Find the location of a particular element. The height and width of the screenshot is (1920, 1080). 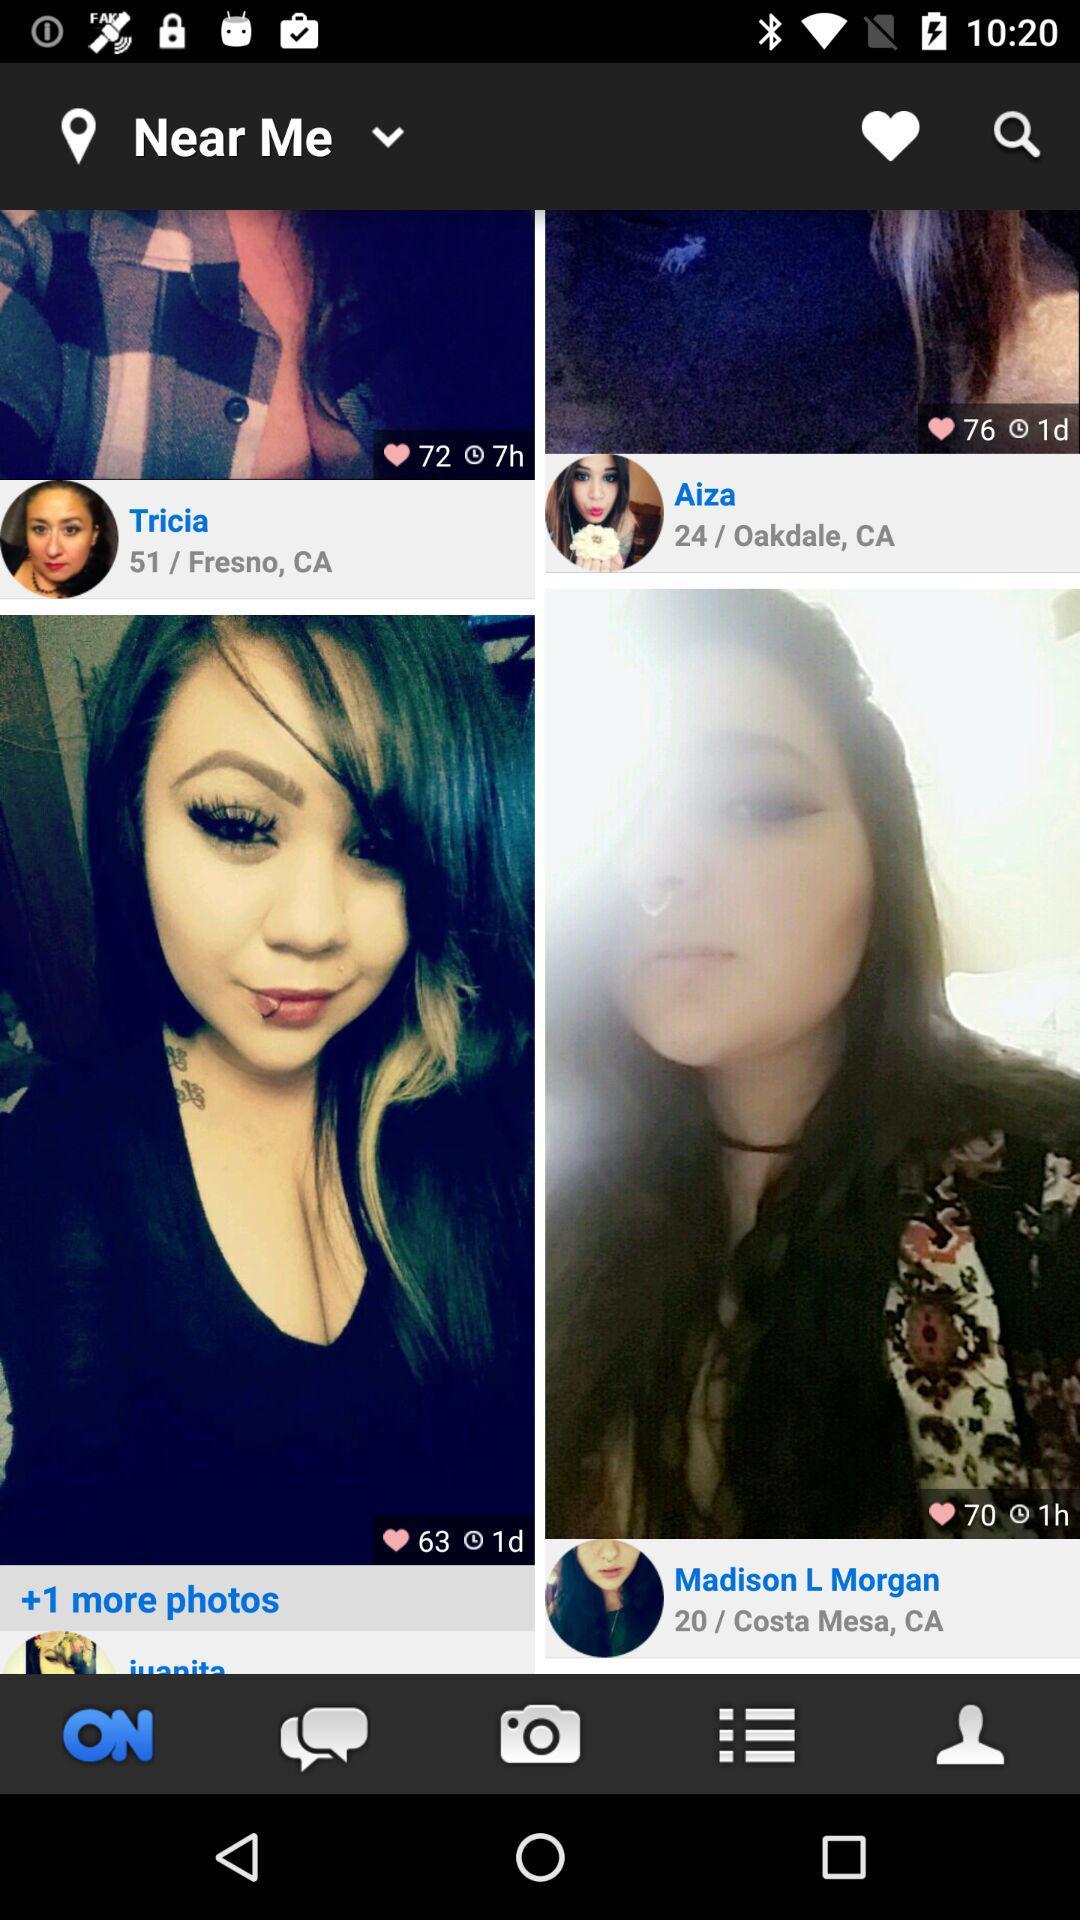

open profile is located at coordinates (812, 331).